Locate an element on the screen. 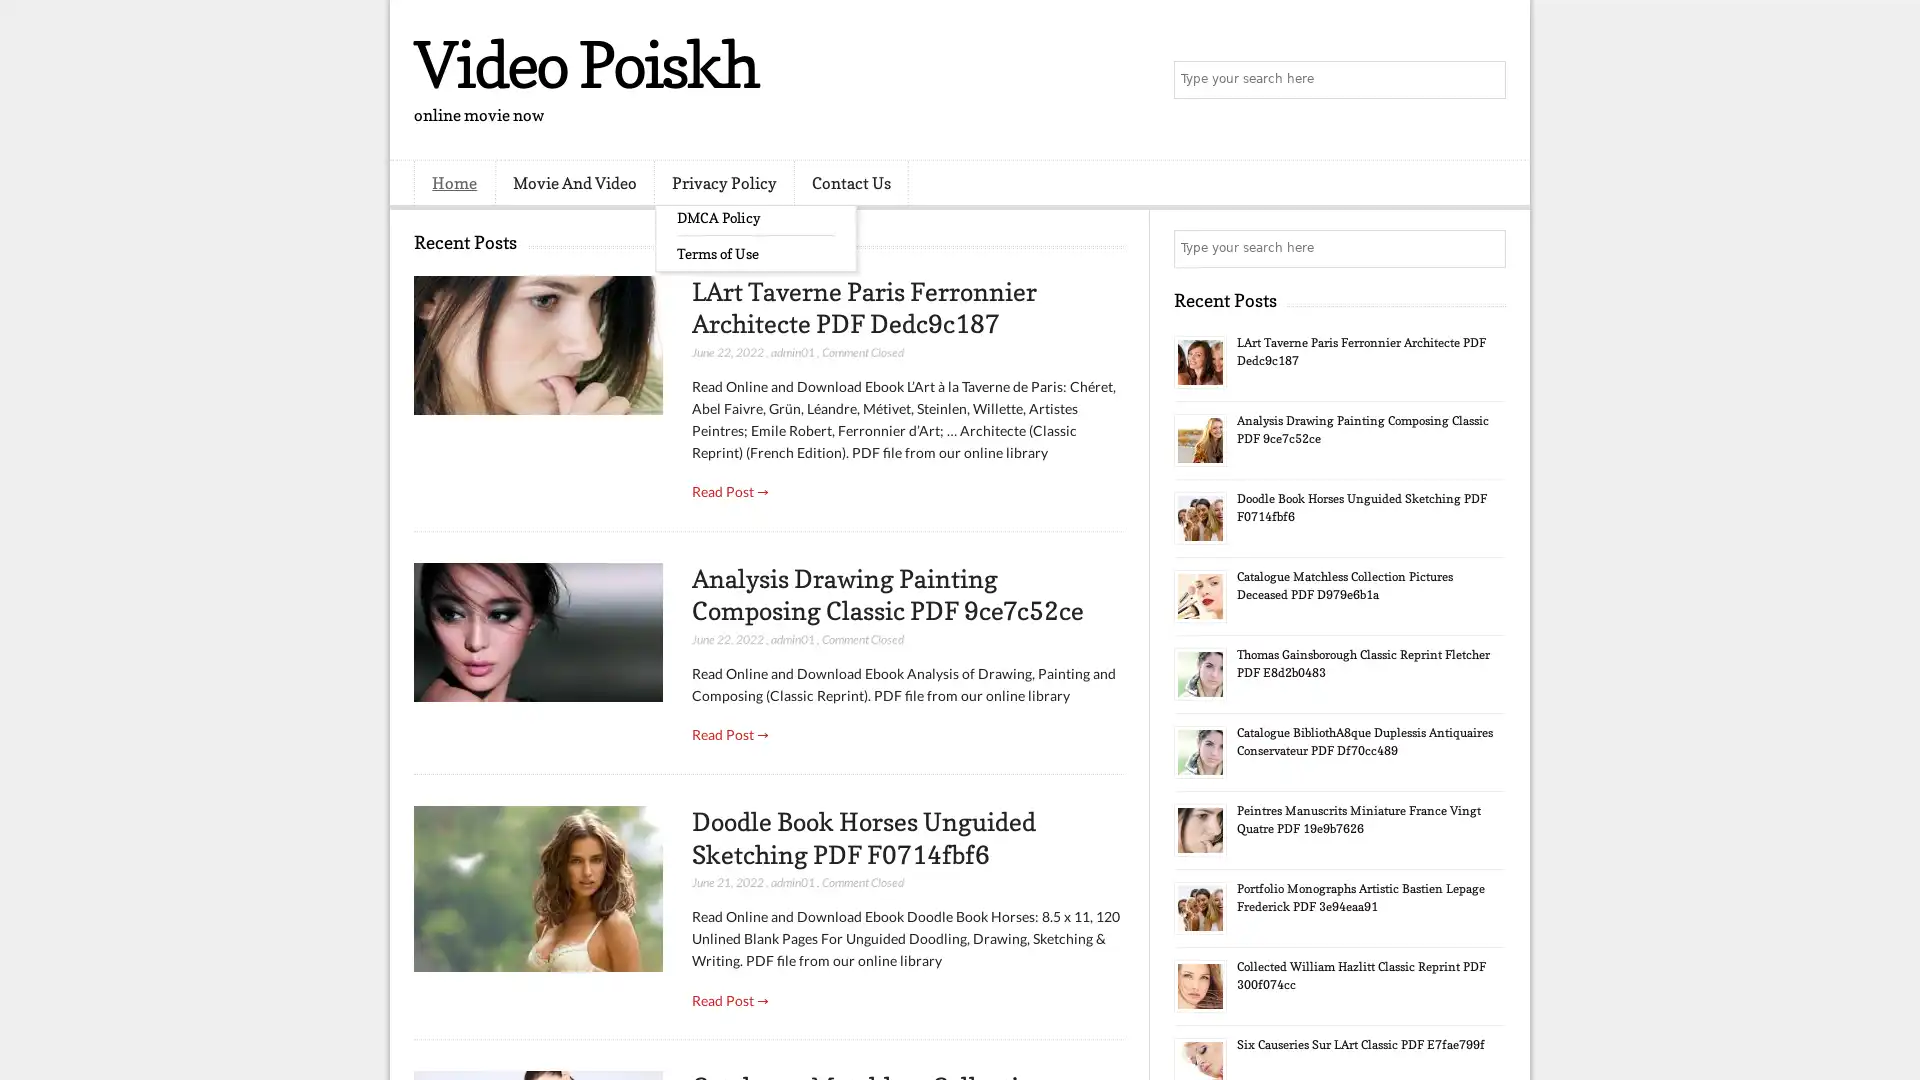 This screenshot has height=1080, width=1920. Search is located at coordinates (1485, 248).